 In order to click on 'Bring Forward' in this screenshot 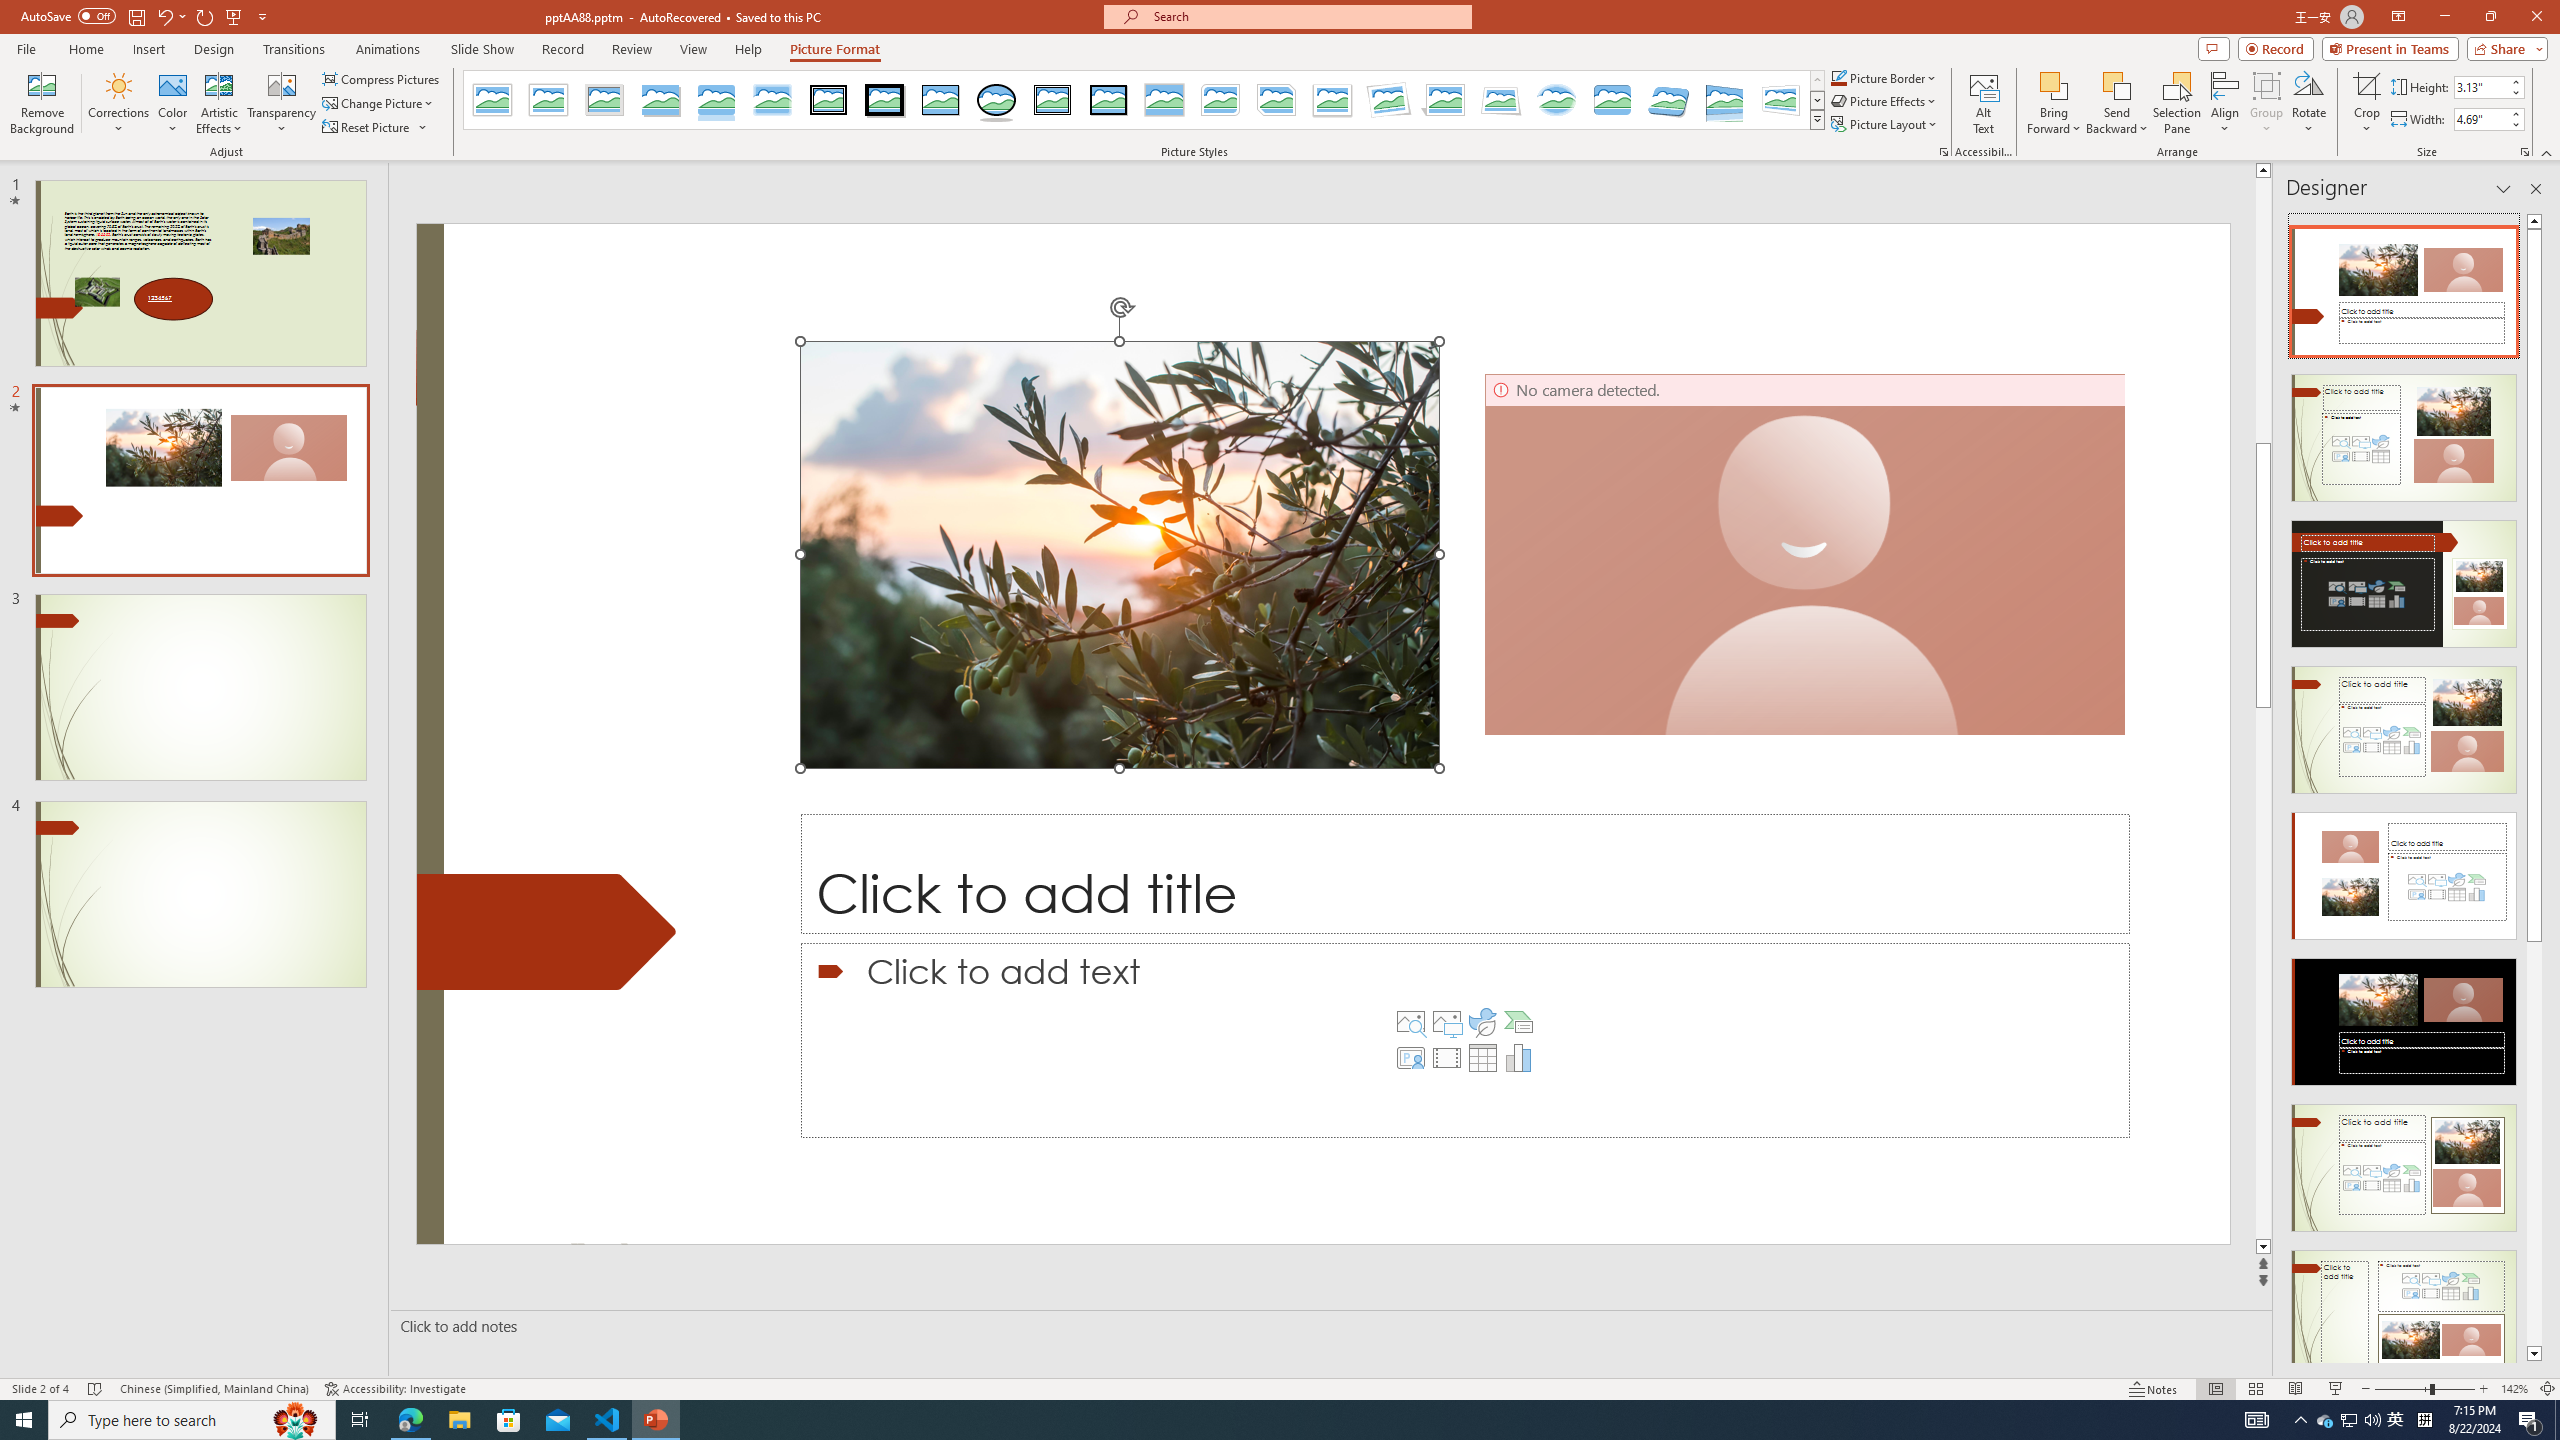, I will do `click(2054, 103)`.